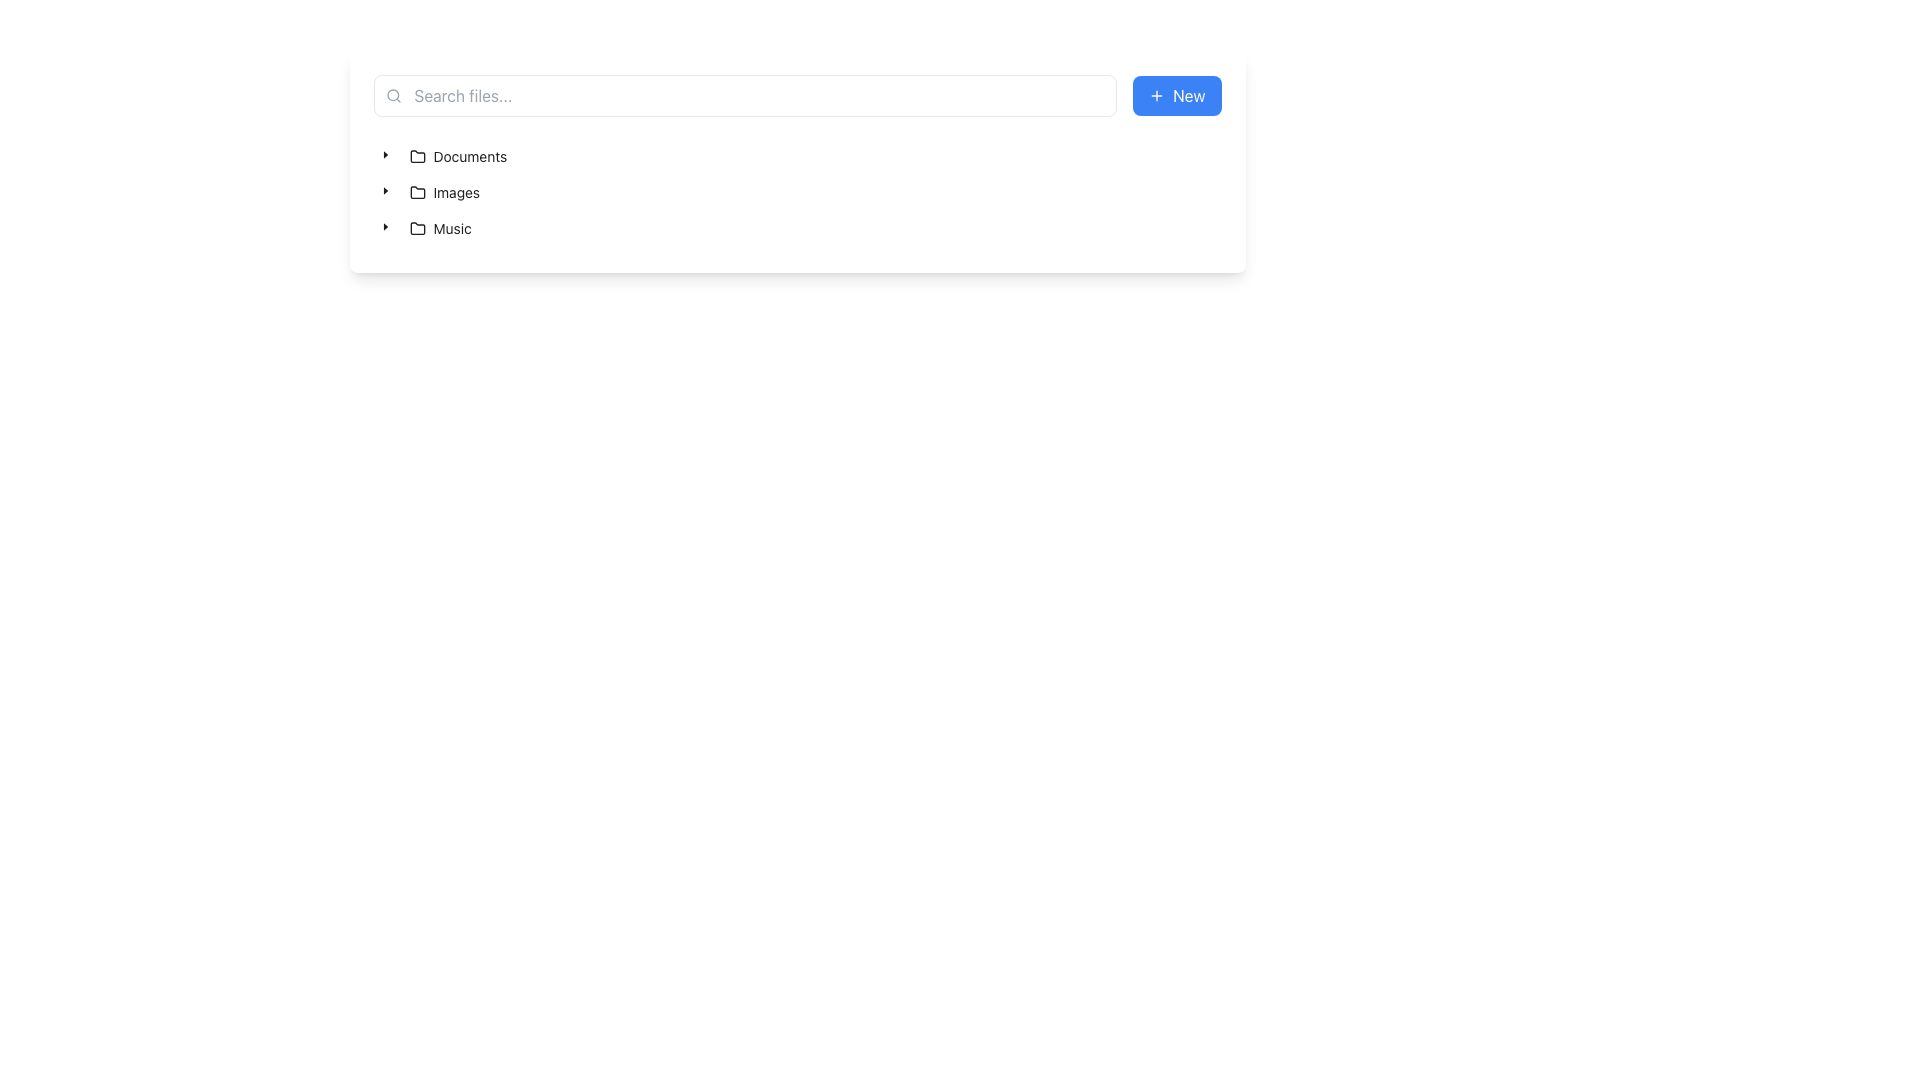 This screenshot has height=1080, width=1920. Describe the element at coordinates (1156, 96) in the screenshot. I see `the icon for creating or adding a new item, which is located within the rectangular blue 'New' button at the top-right corner of the interface` at that location.